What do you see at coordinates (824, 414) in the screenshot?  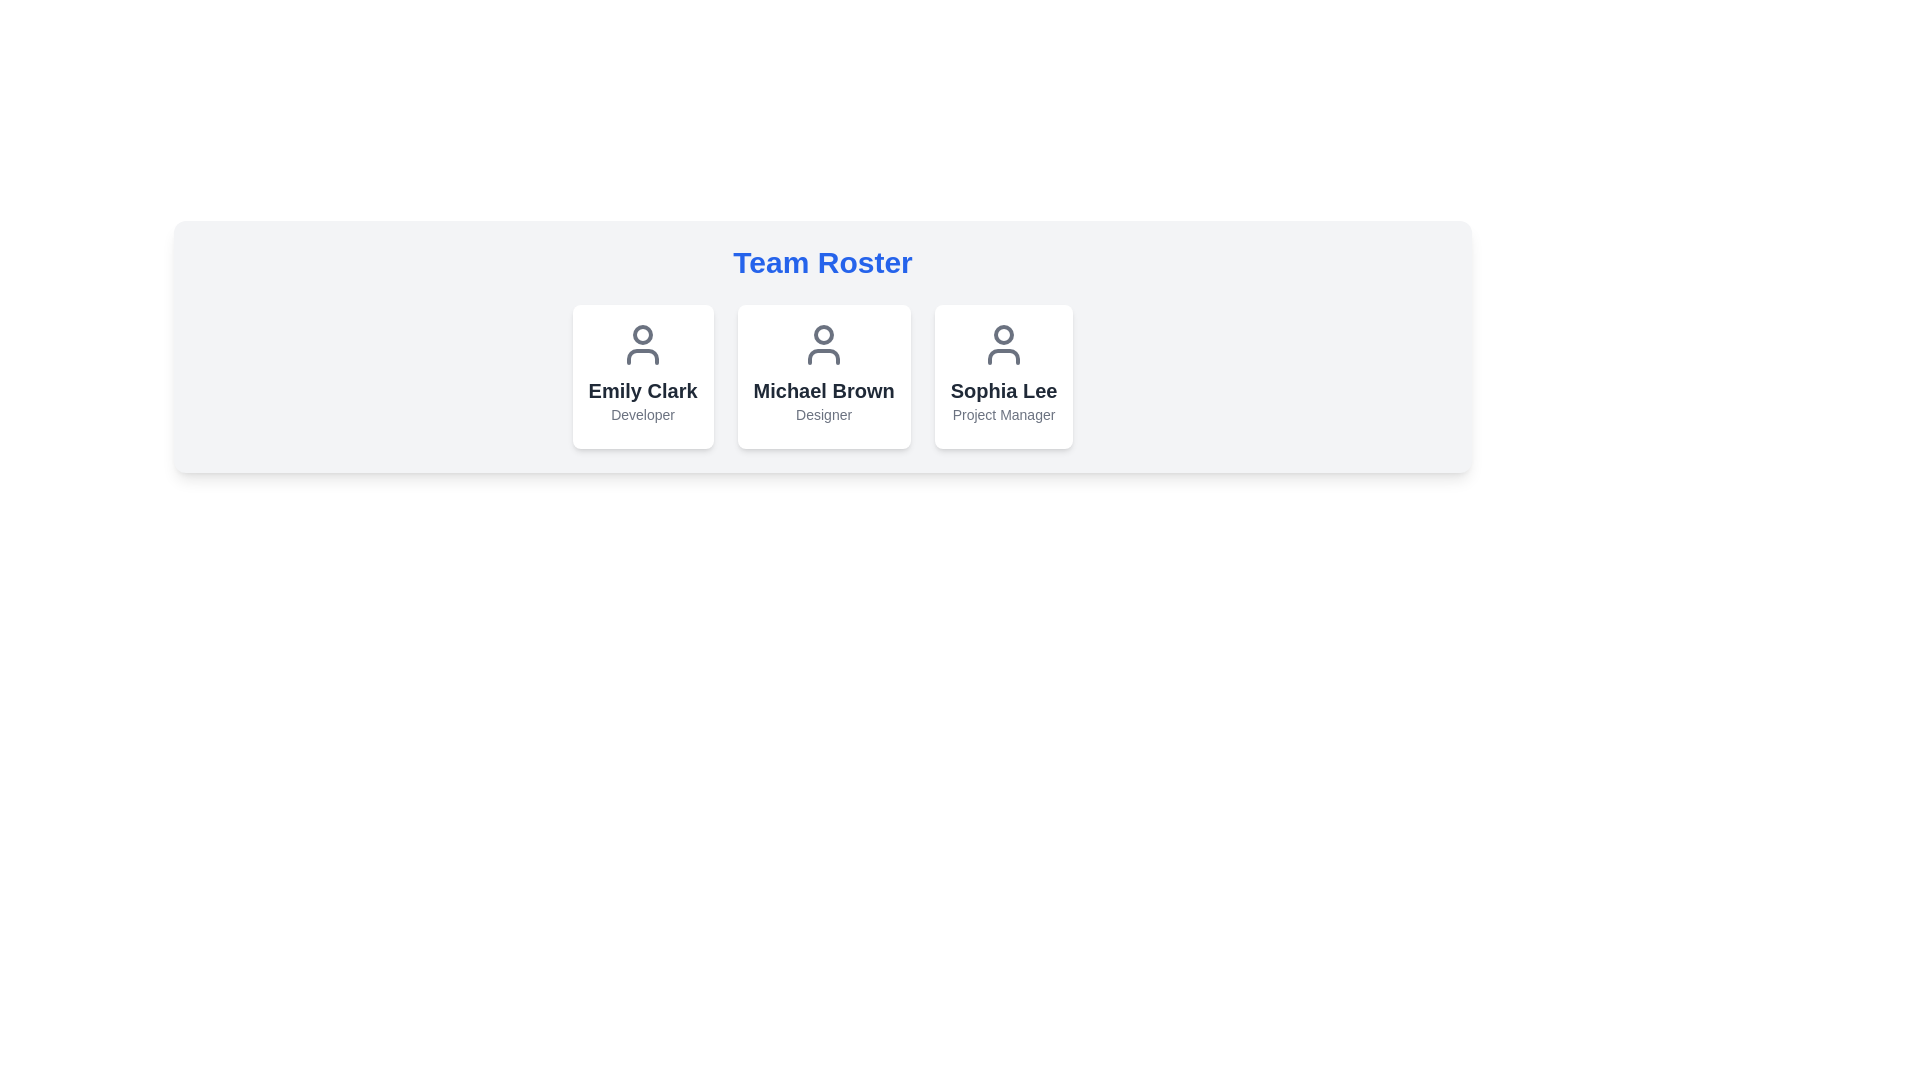 I see `the text label 'Designer' which indicates the profession of 'Michael Brown' in the middle card of the 'Team Roster'` at bounding box center [824, 414].